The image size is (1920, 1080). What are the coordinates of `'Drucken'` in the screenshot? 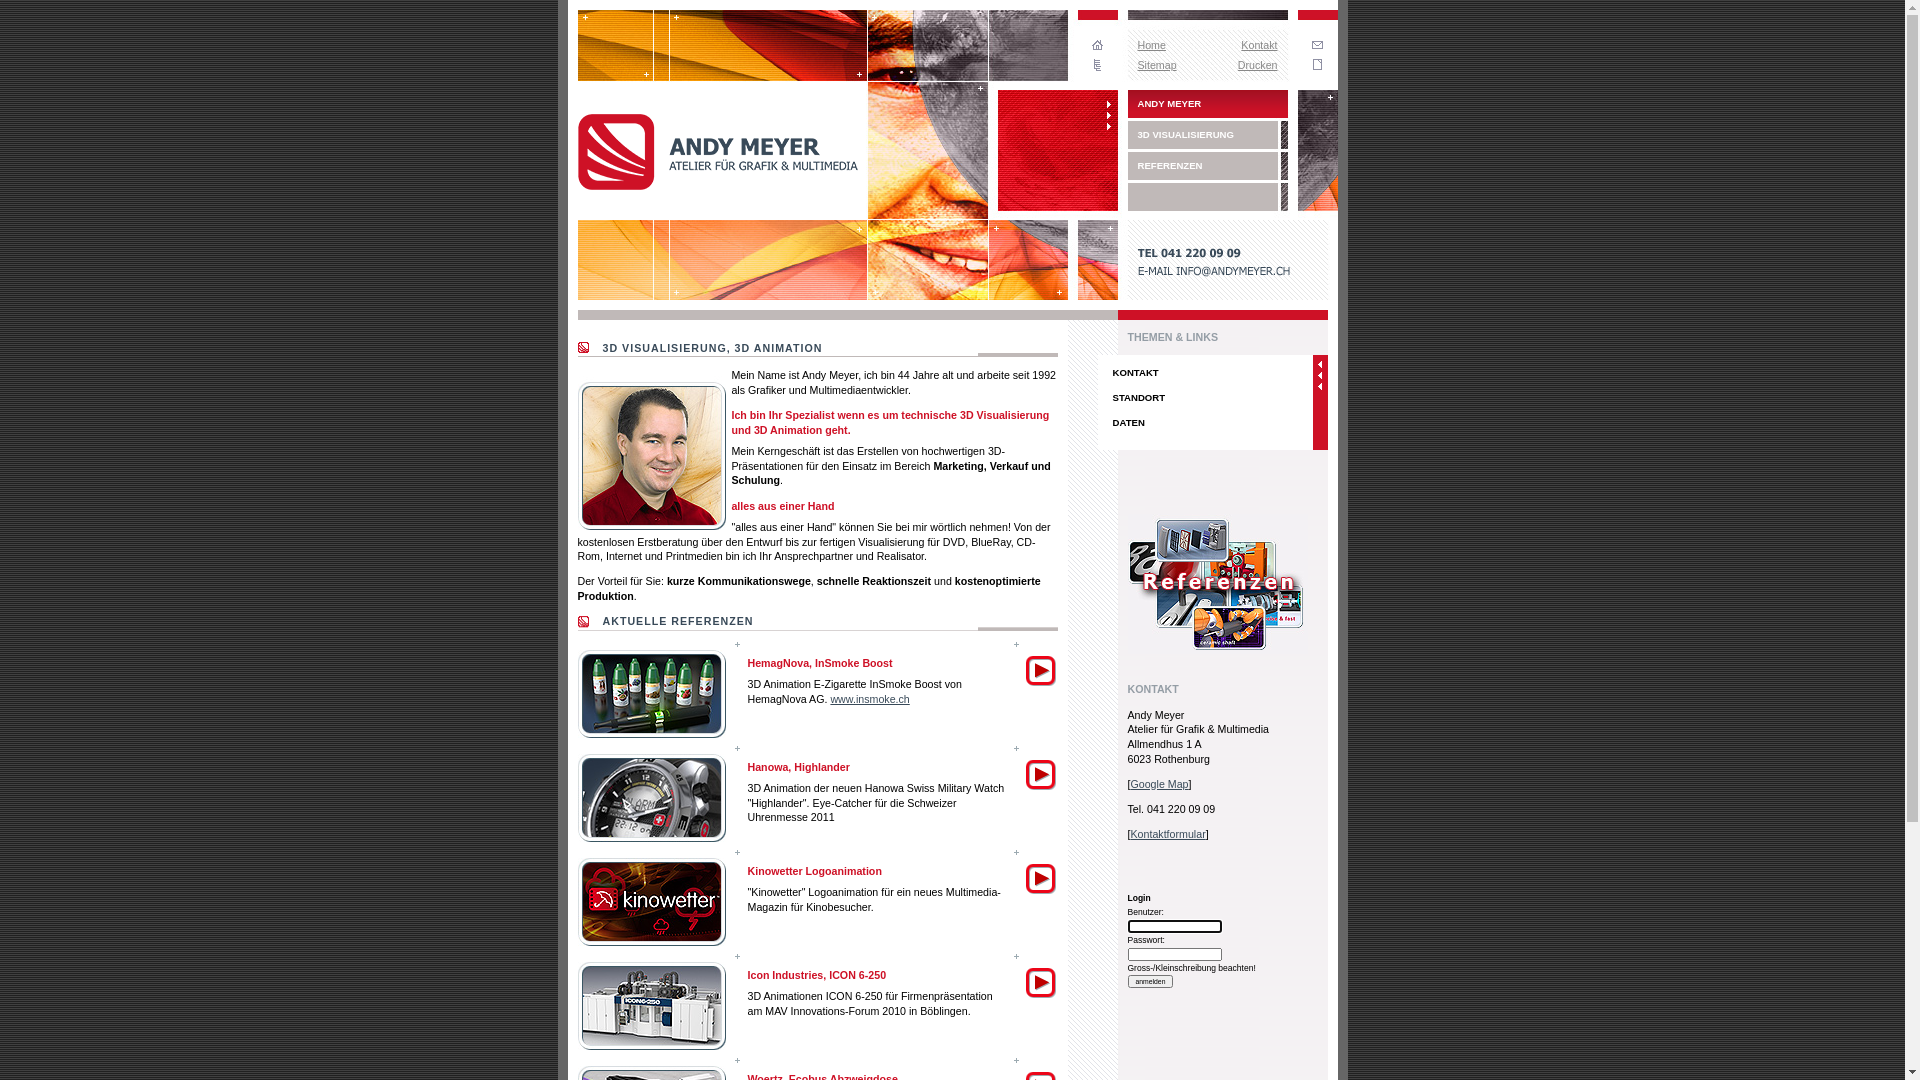 It's located at (1256, 64).